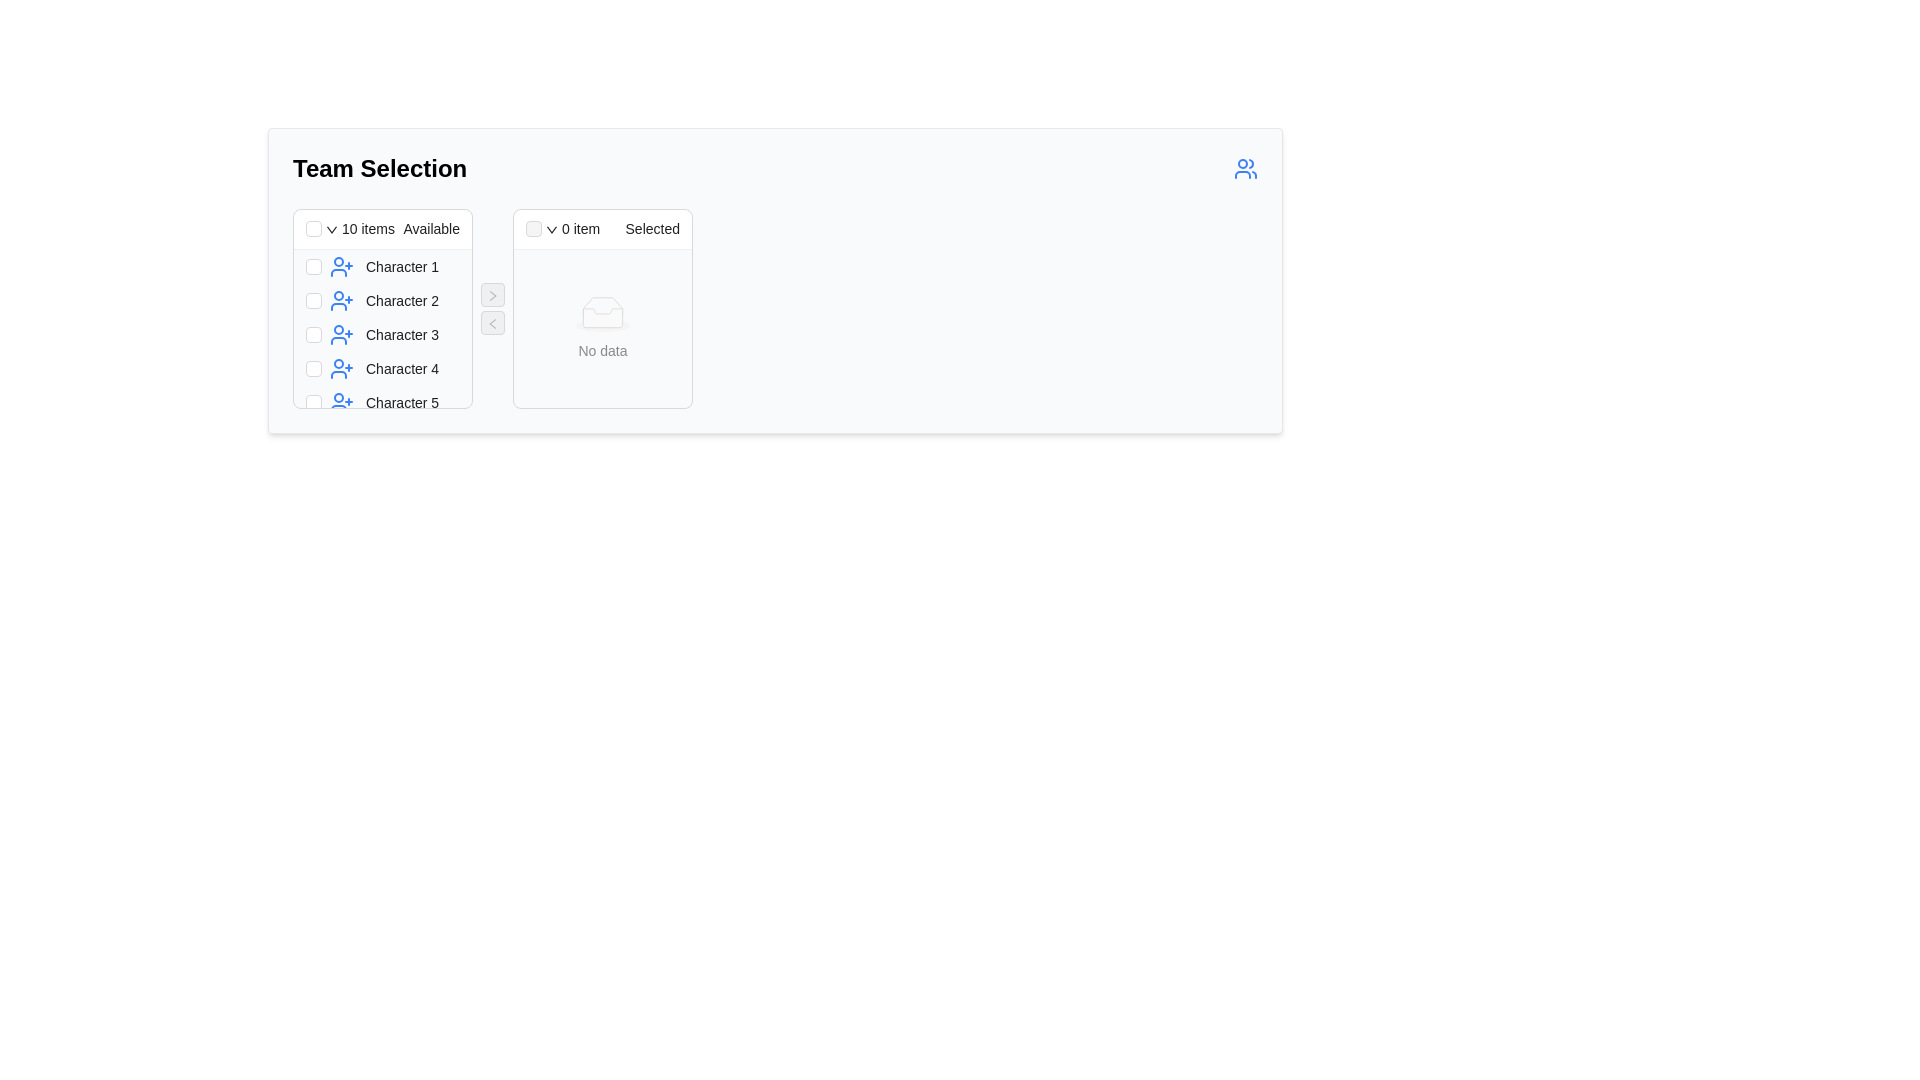 The width and height of the screenshot is (1920, 1080). Describe the element at coordinates (383, 300) in the screenshot. I see `the second selectable list item in the '10 items Available' panel` at that location.